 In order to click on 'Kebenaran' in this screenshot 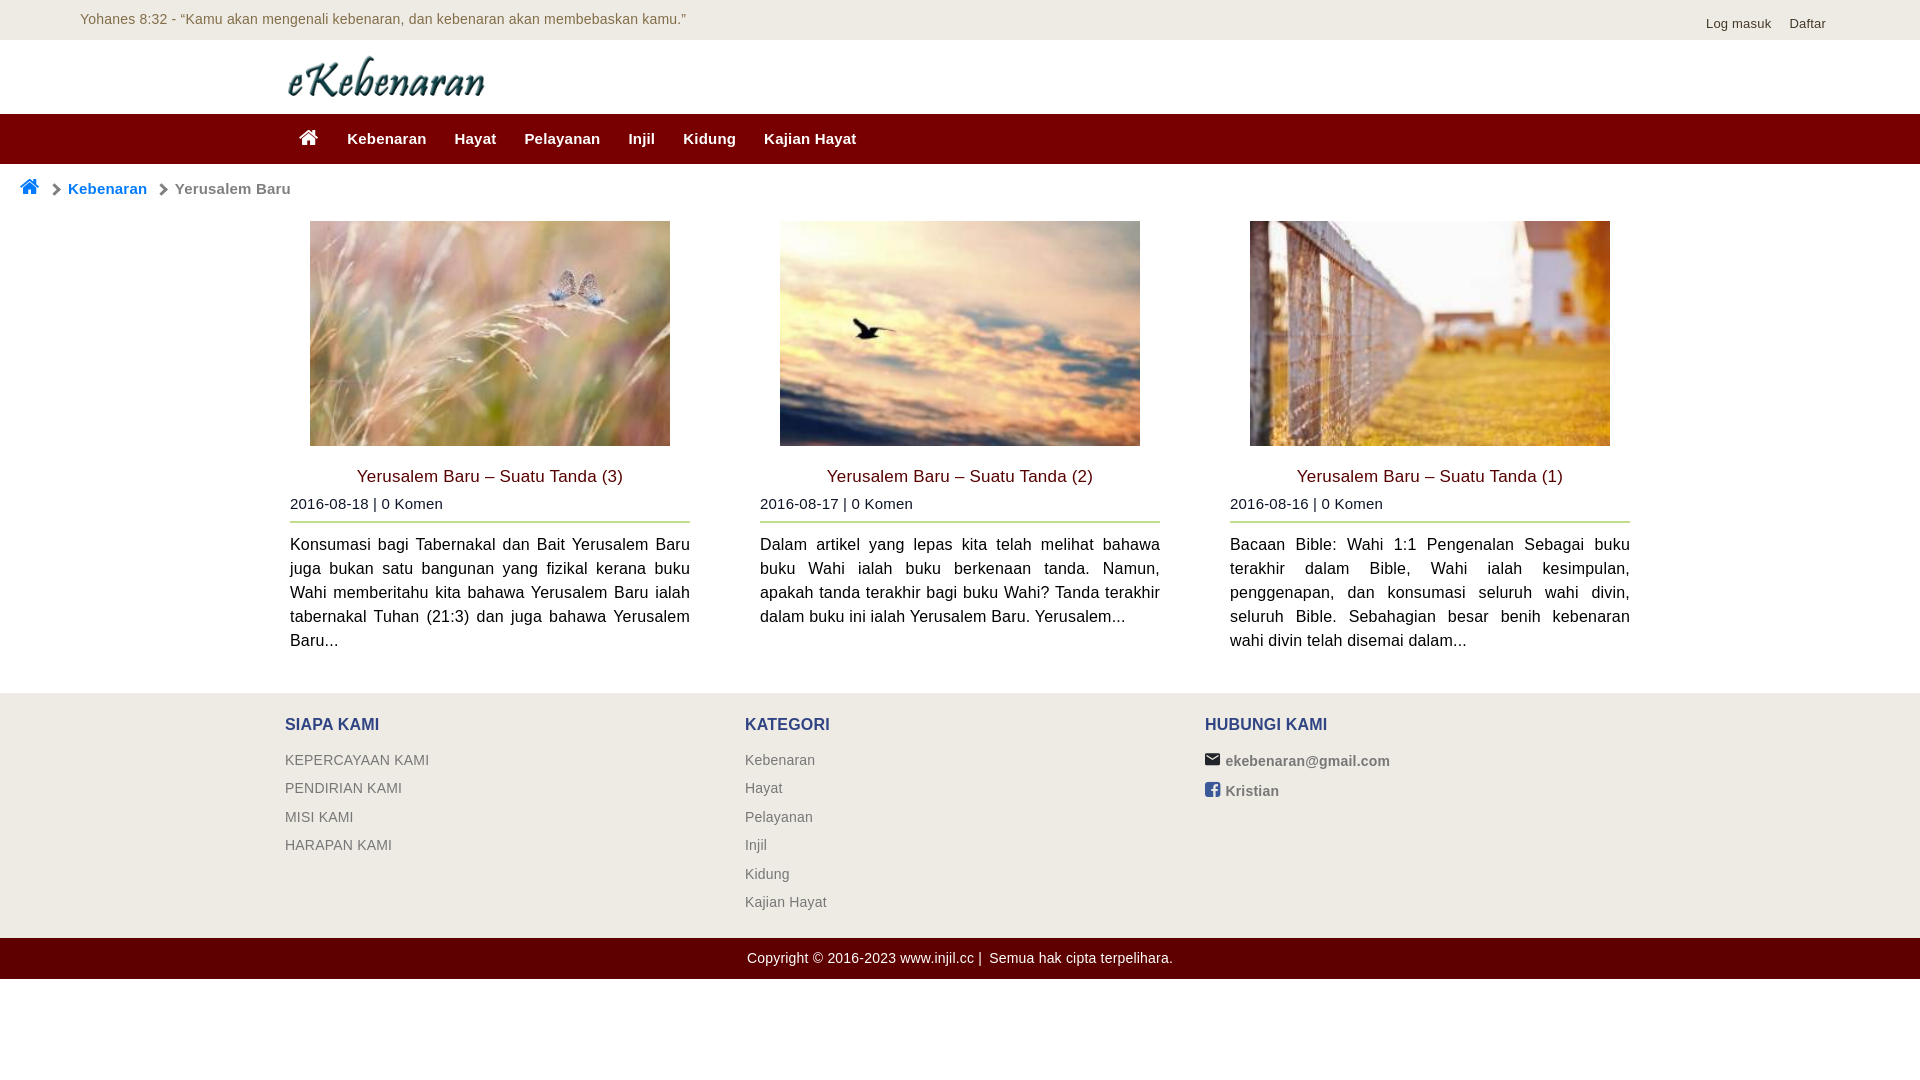, I will do `click(106, 188)`.